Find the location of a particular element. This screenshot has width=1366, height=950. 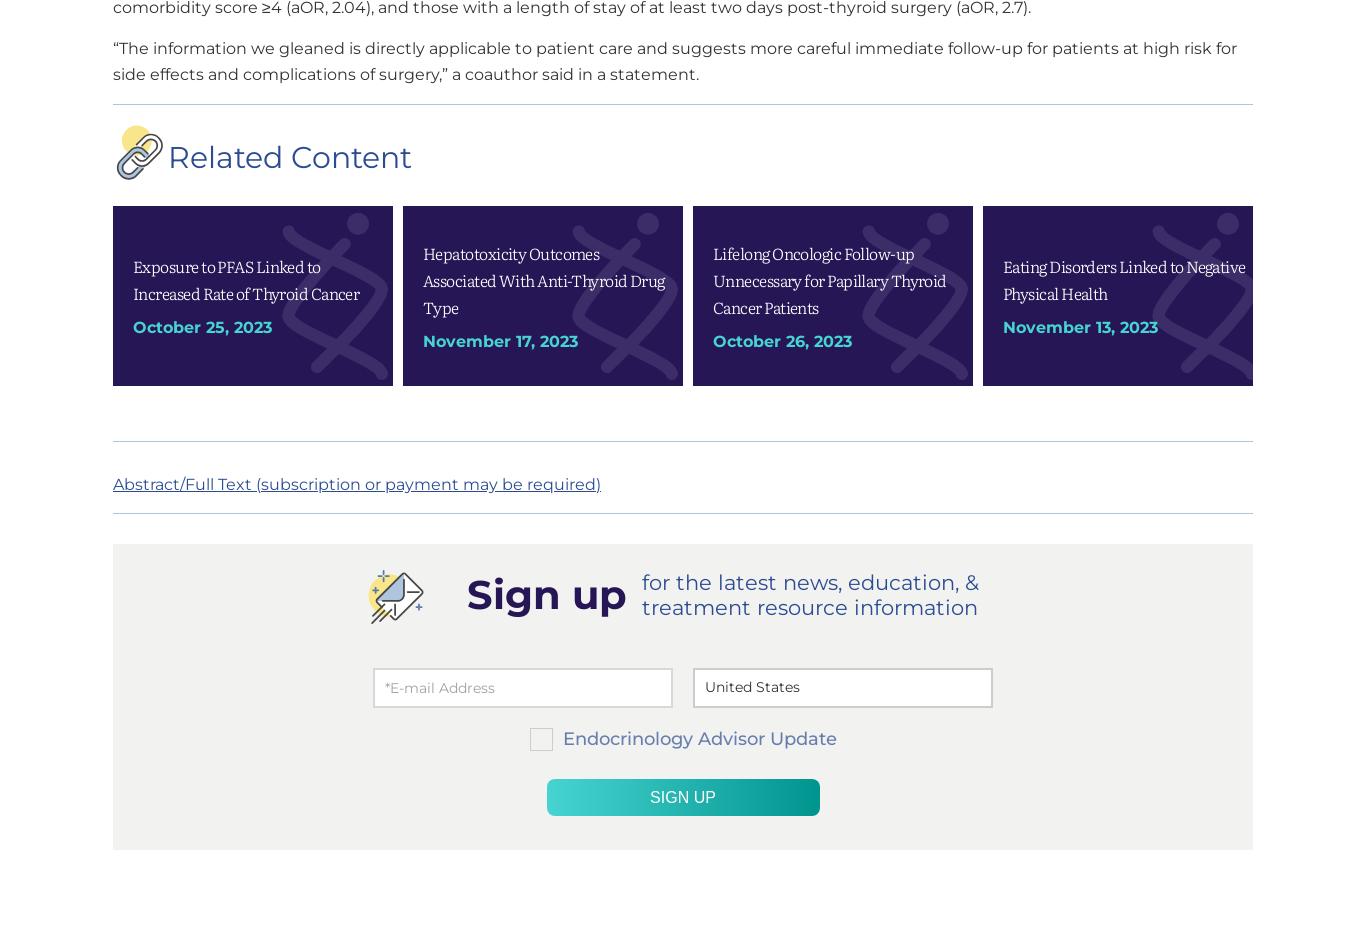

'Eating Disorders Linked to Negative Physical Health' is located at coordinates (1122, 278).